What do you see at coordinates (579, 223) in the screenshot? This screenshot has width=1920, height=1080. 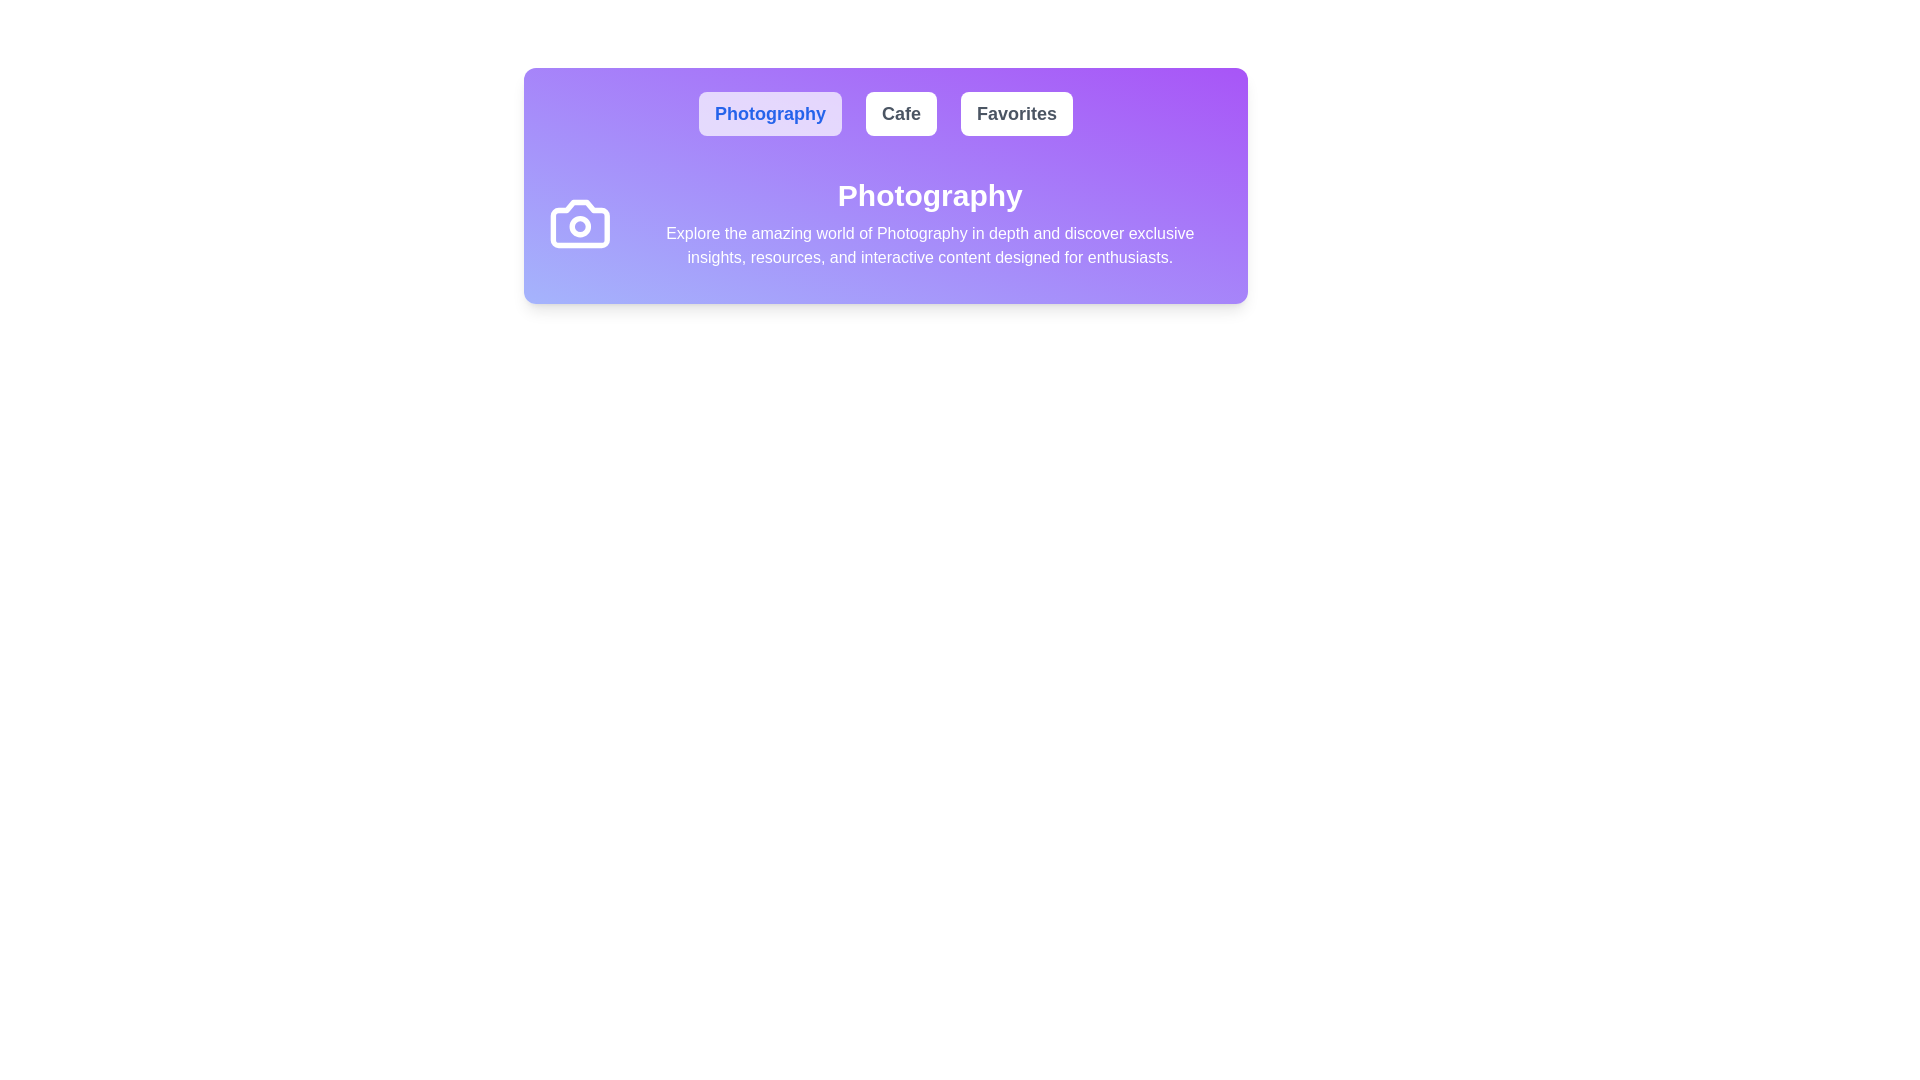 I see `the photography icon located to the left of the 'Photography' heading` at bounding box center [579, 223].